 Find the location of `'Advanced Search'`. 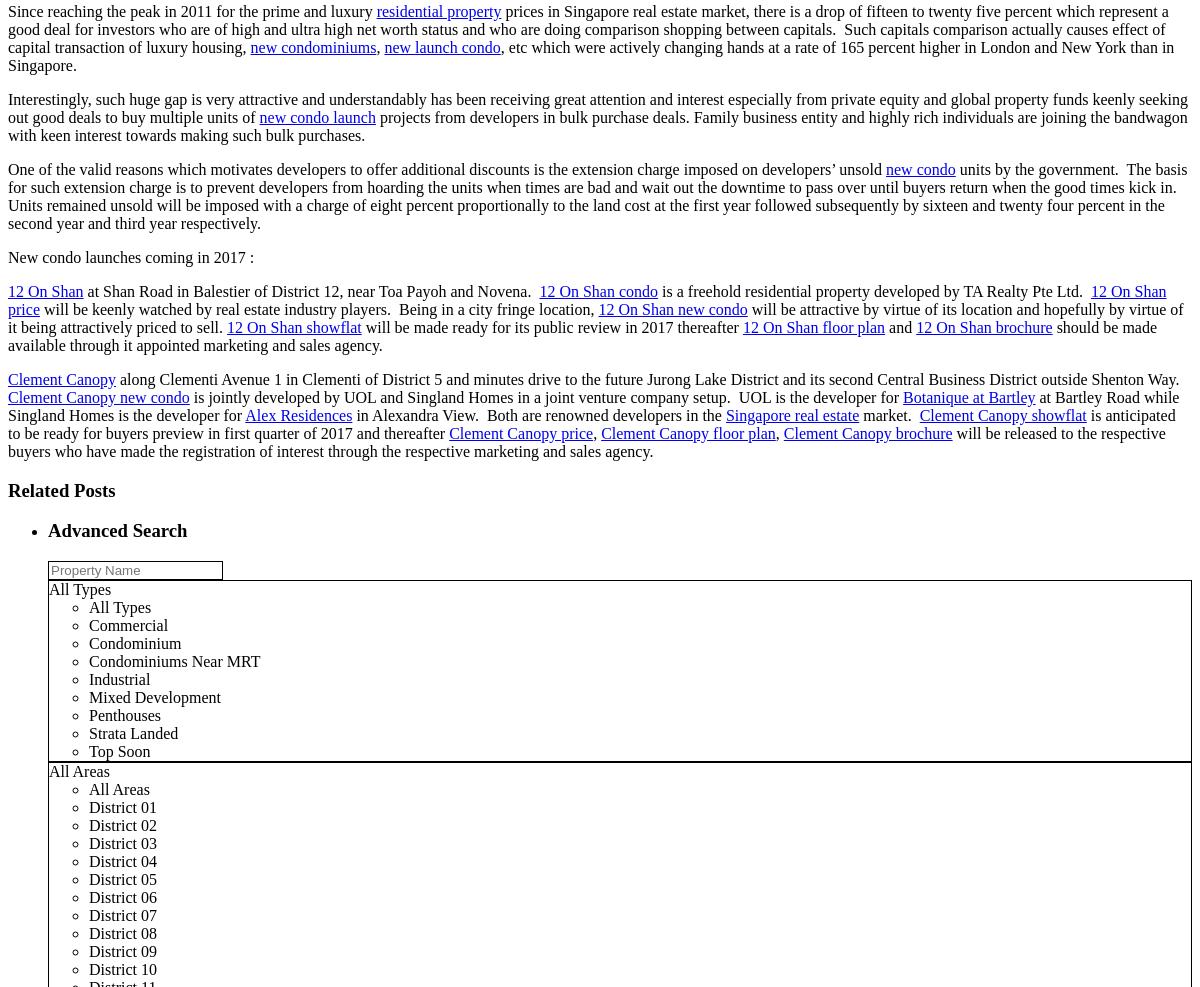

'Advanced Search' is located at coordinates (48, 530).